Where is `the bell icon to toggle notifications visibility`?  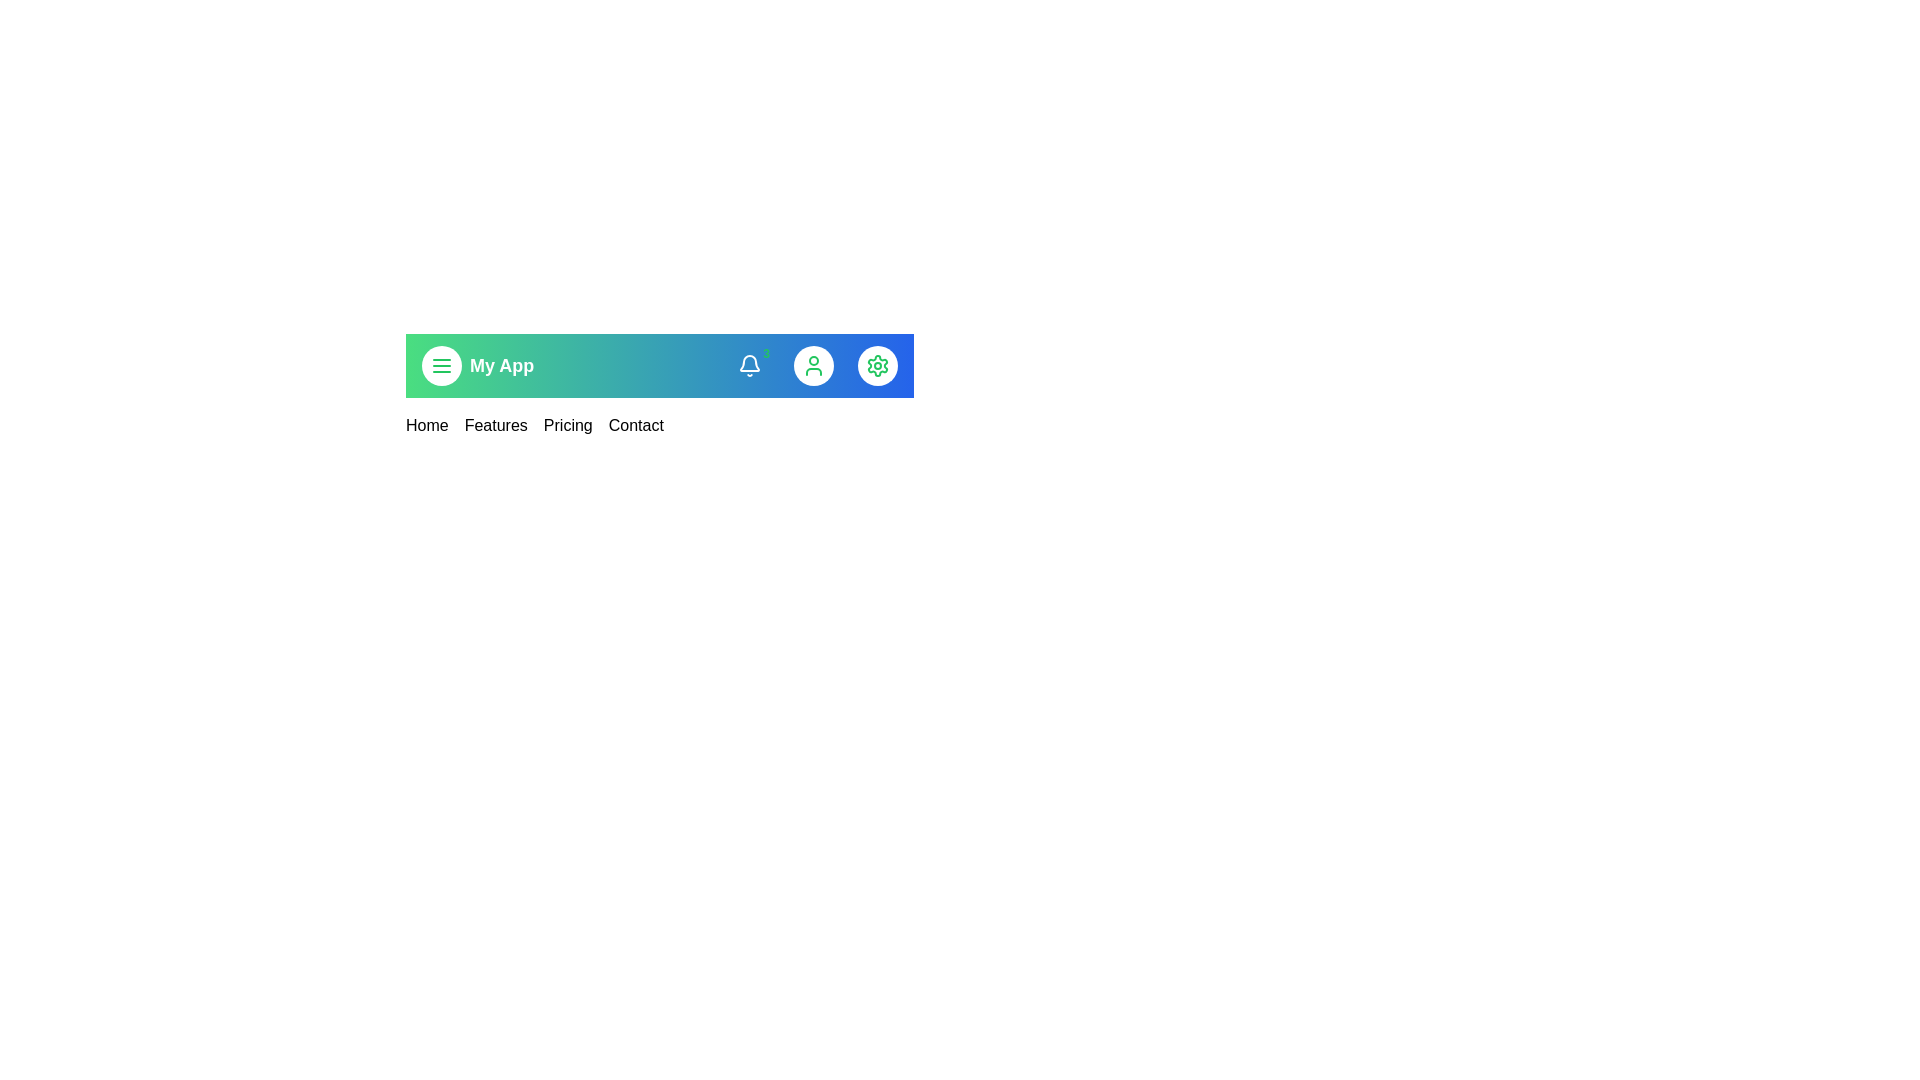
the bell icon to toggle notifications visibility is located at coordinates (748, 366).